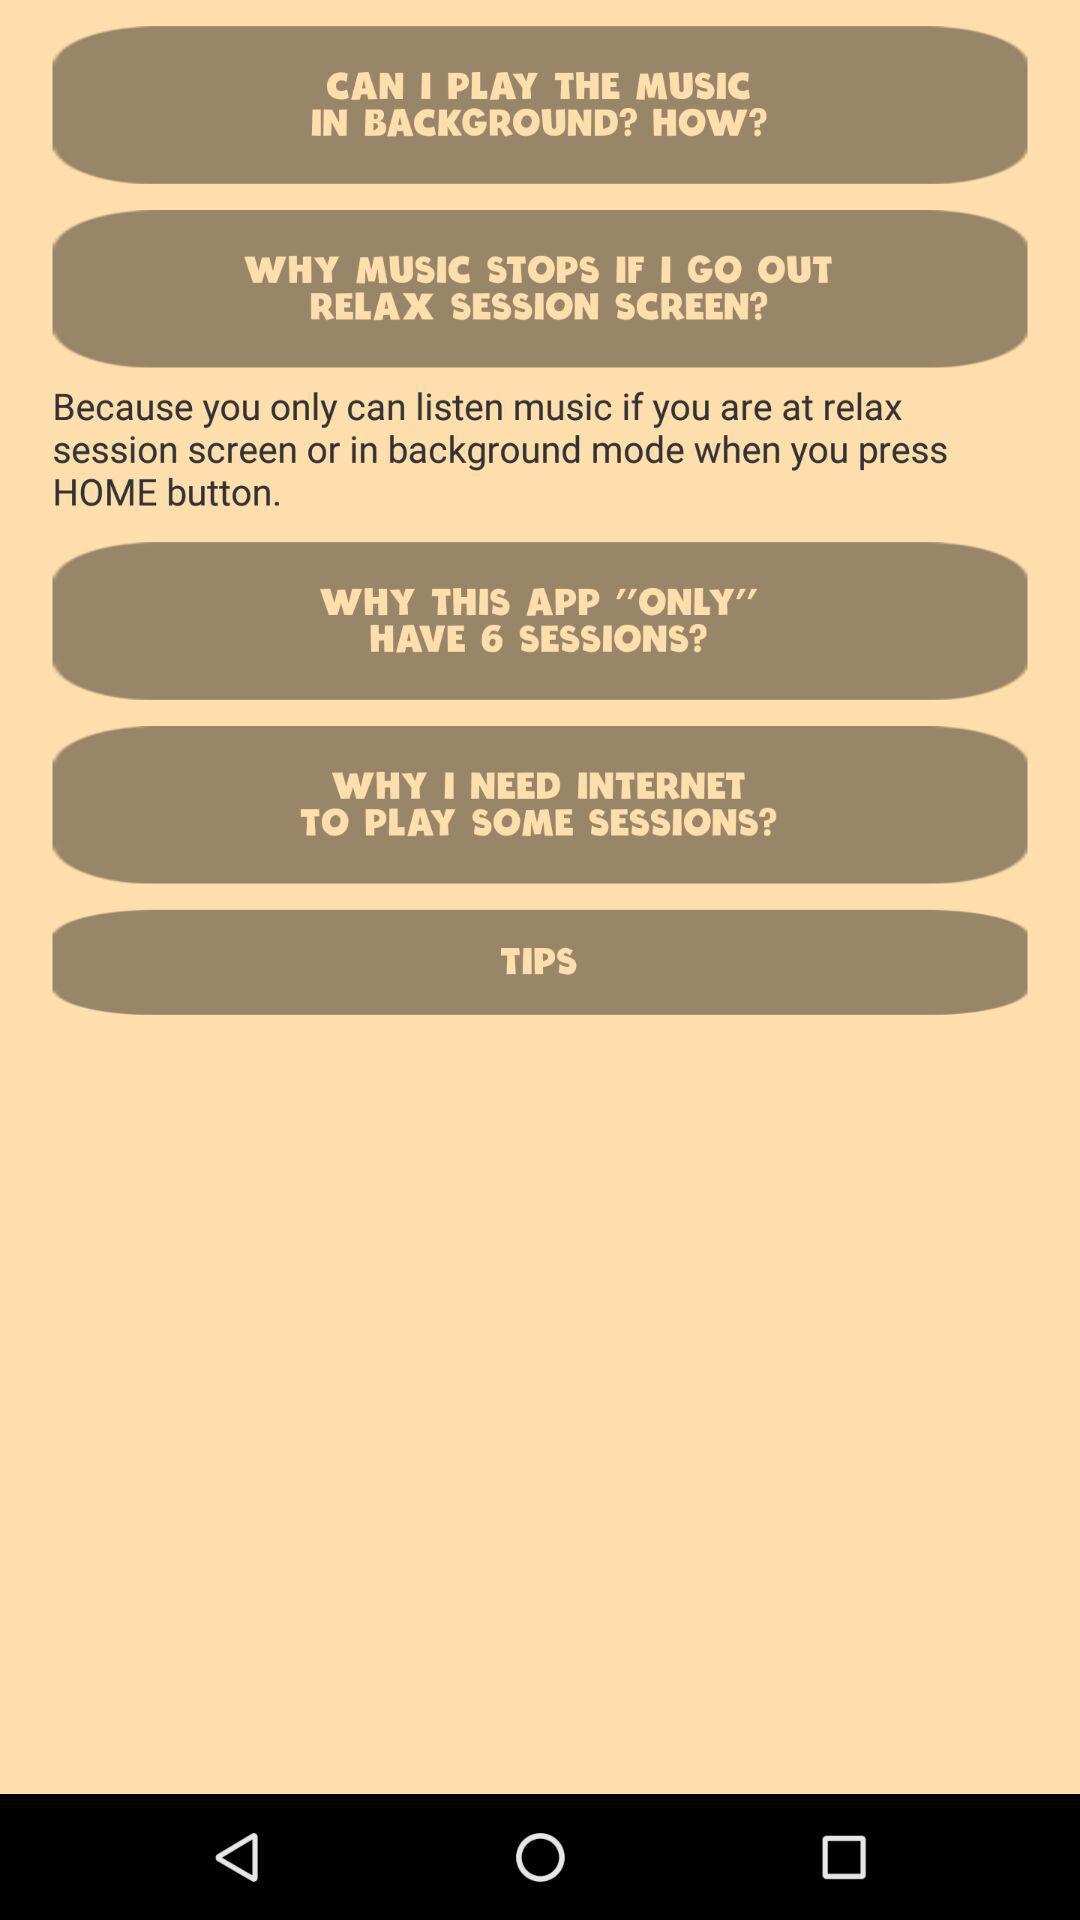 This screenshot has width=1080, height=1920. I want to click on icon below why i need, so click(540, 962).